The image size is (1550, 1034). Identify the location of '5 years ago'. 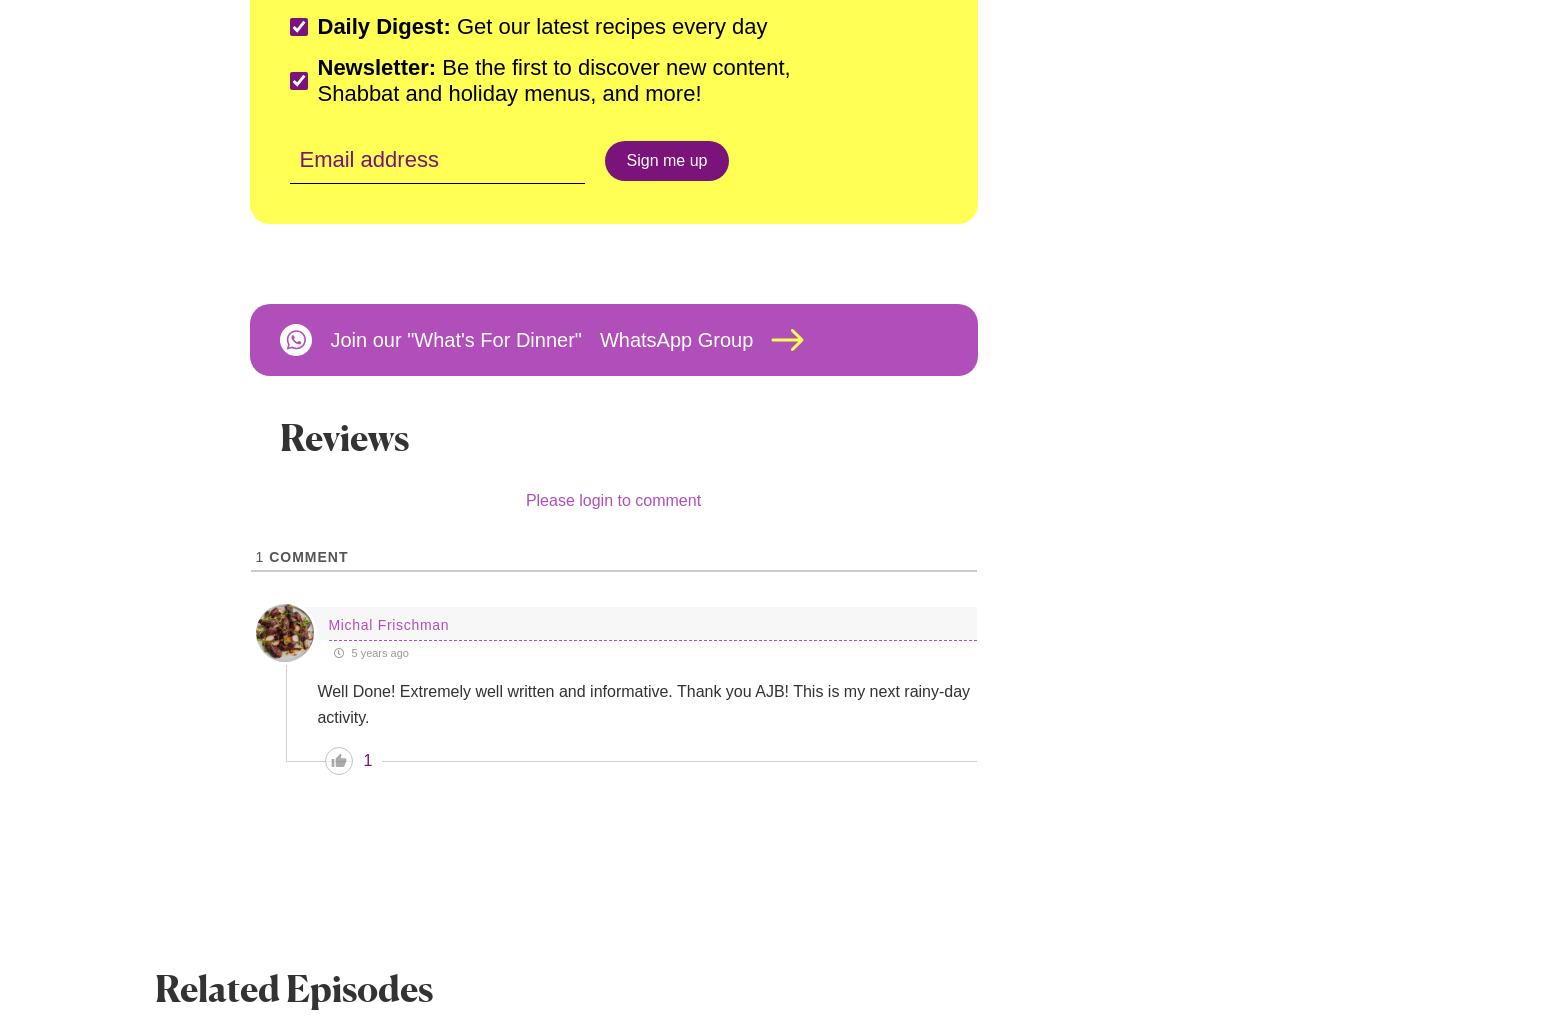
(346, 652).